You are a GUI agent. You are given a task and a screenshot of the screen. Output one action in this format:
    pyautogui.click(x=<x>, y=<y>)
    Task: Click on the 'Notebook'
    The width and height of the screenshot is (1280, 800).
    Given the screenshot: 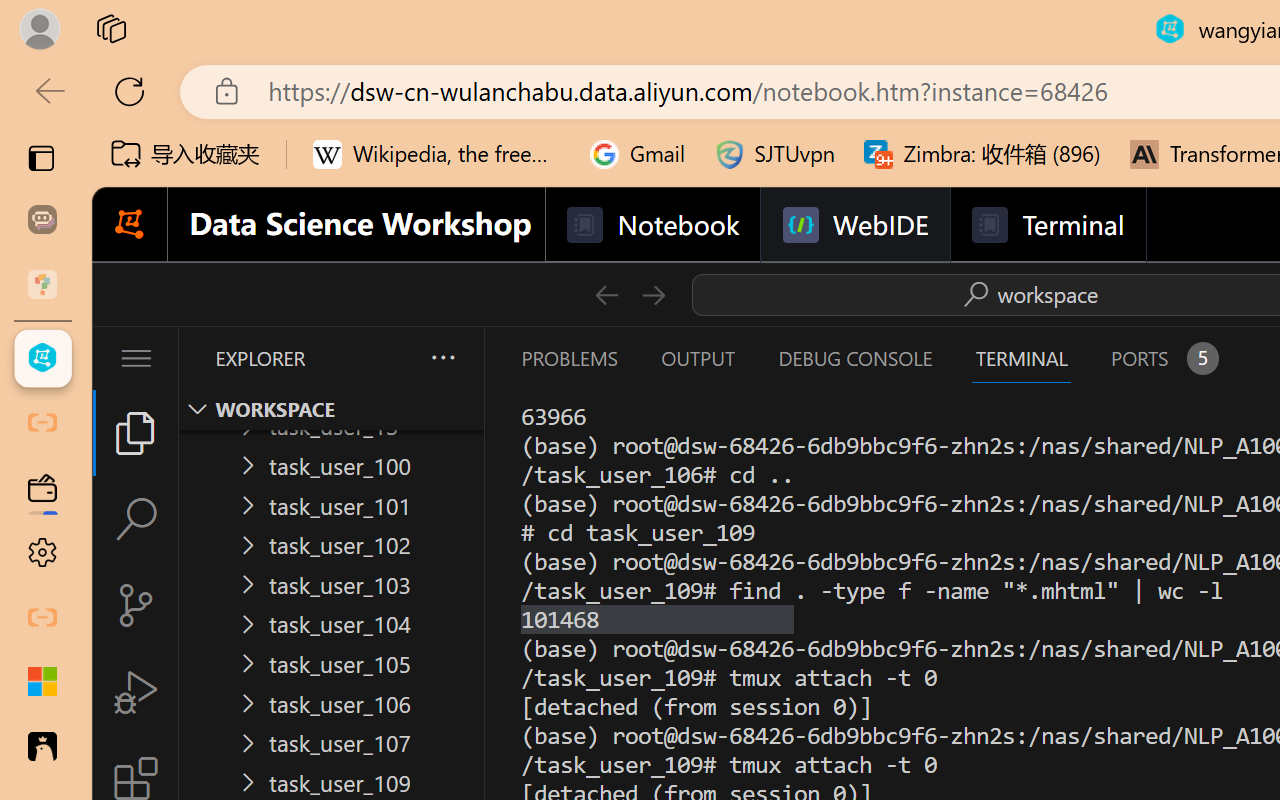 What is the action you would take?
    pyautogui.click(x=652, y=225)
    